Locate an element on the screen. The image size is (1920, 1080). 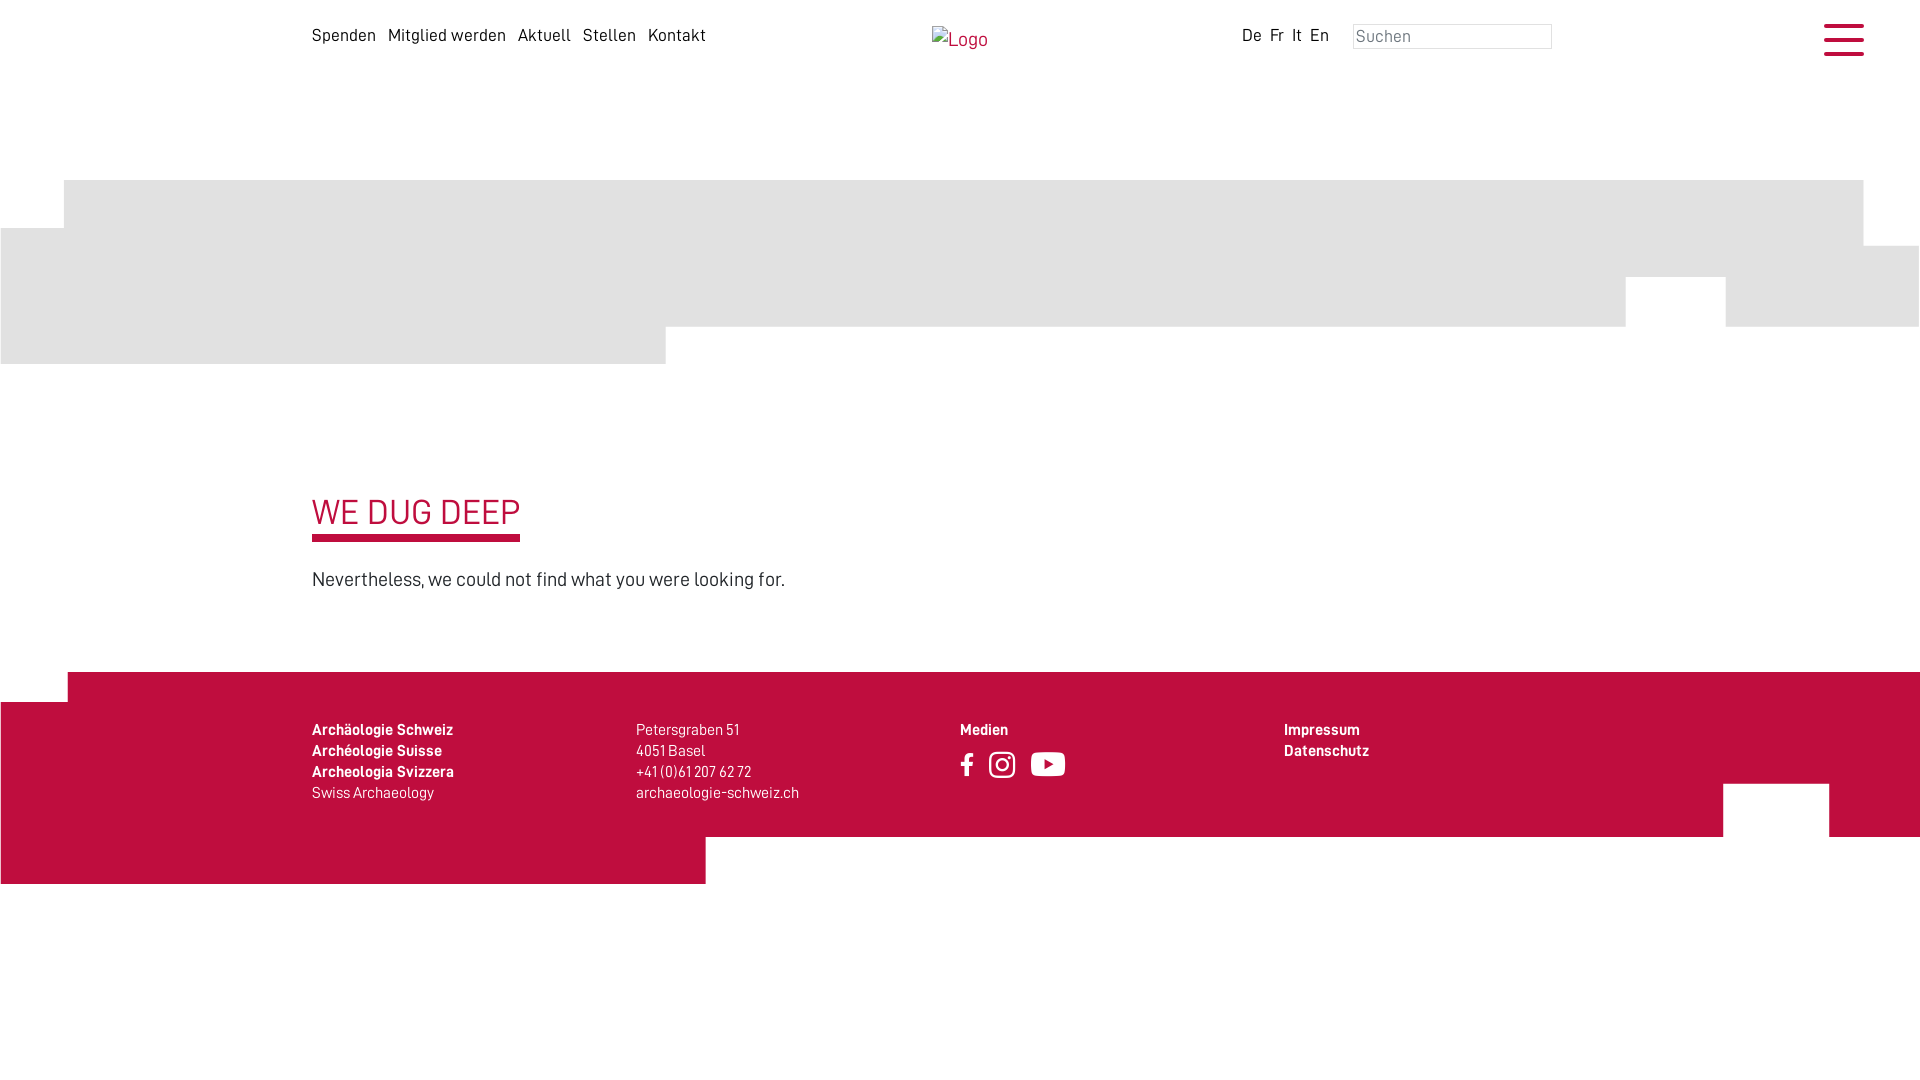
'Search' is located at coordinates (0, 16).